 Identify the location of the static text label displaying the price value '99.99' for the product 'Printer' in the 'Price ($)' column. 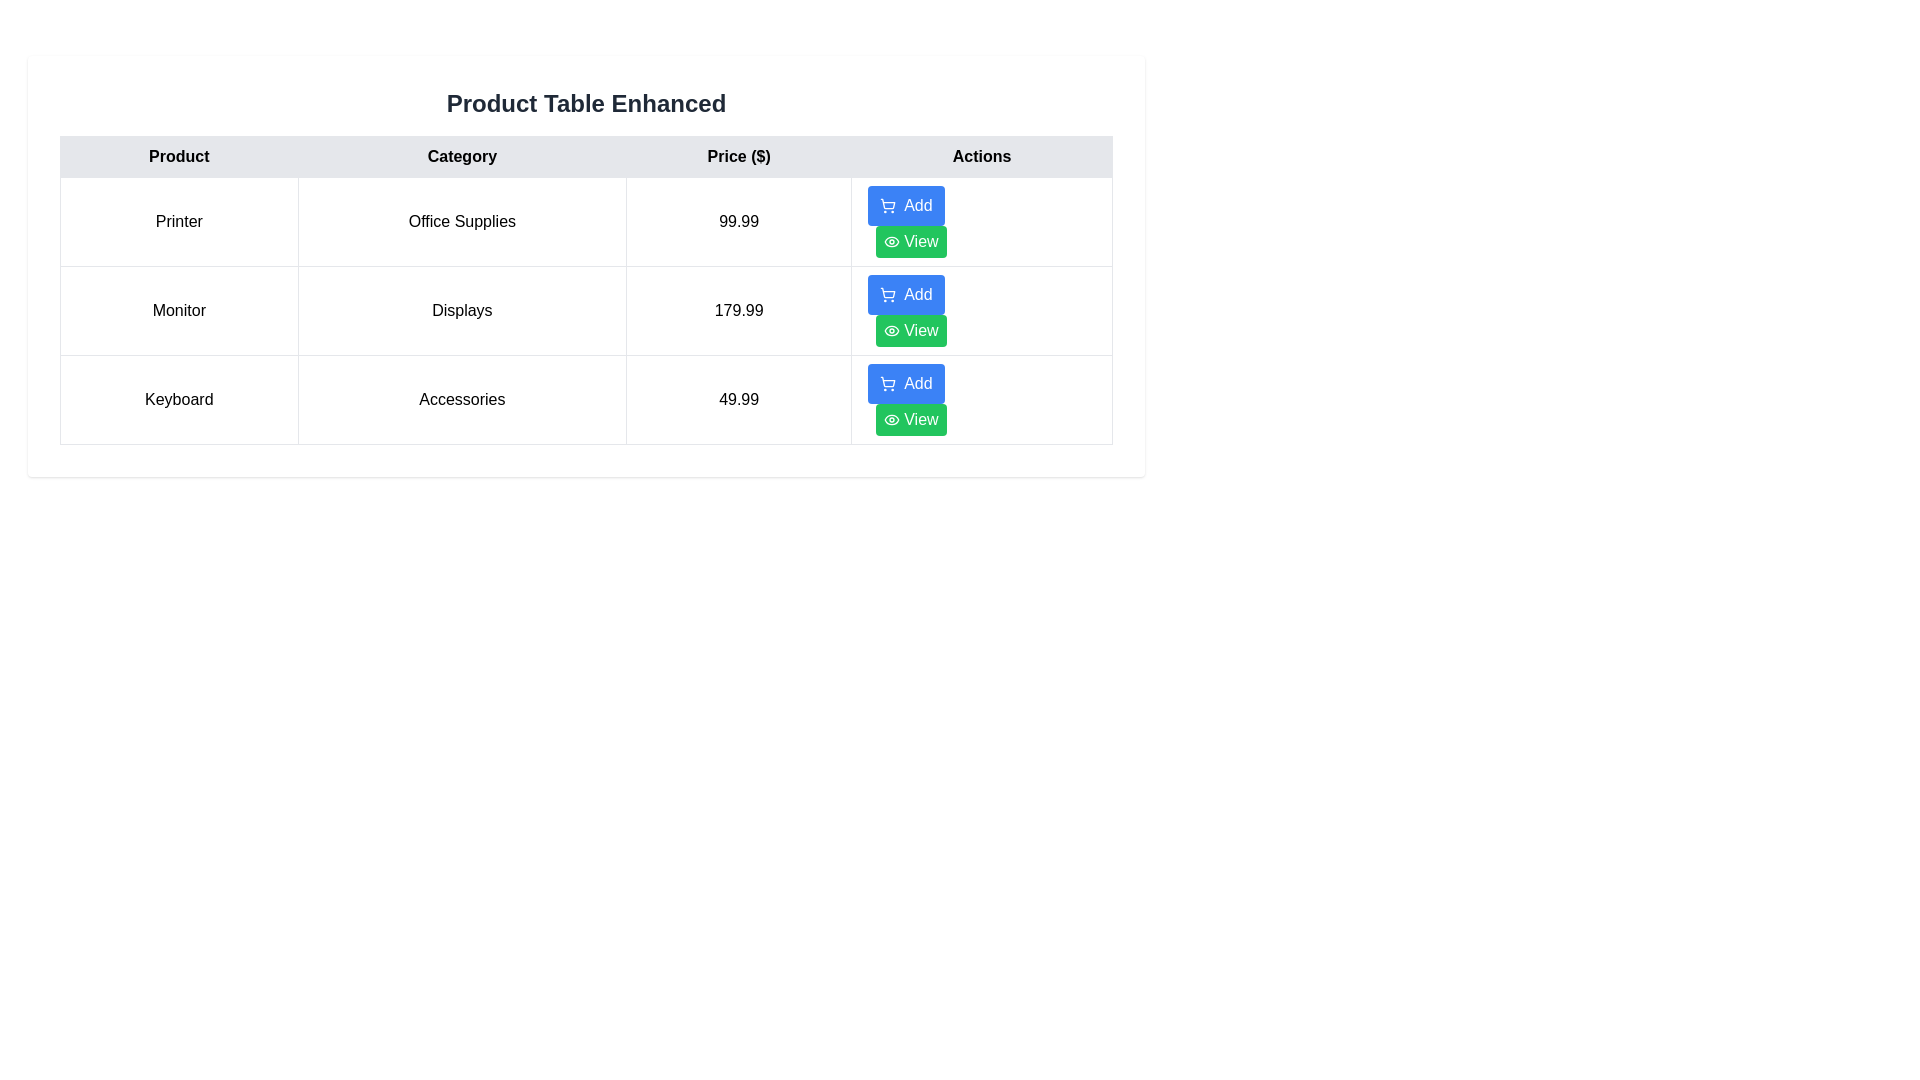
(738, 222).